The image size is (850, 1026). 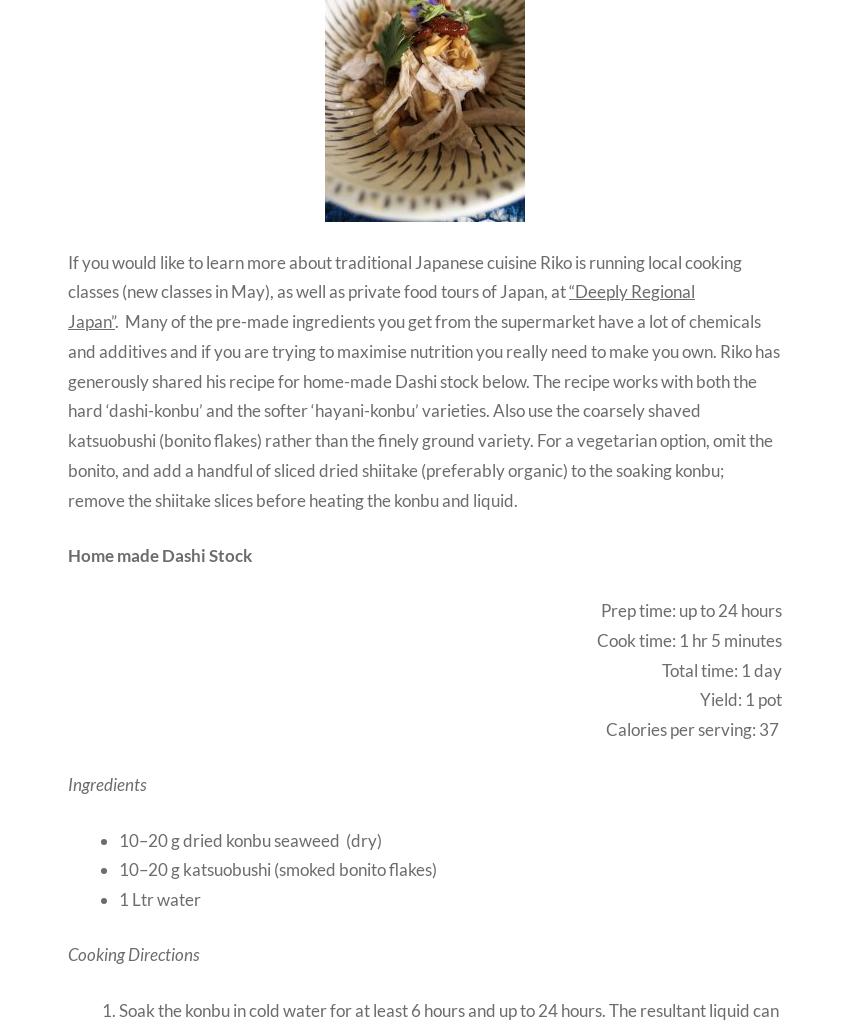 What do you see at coordinates (688, 639) in the screenshot?
I see `'hr 5 minutes'` at bounding box center [688, 639].